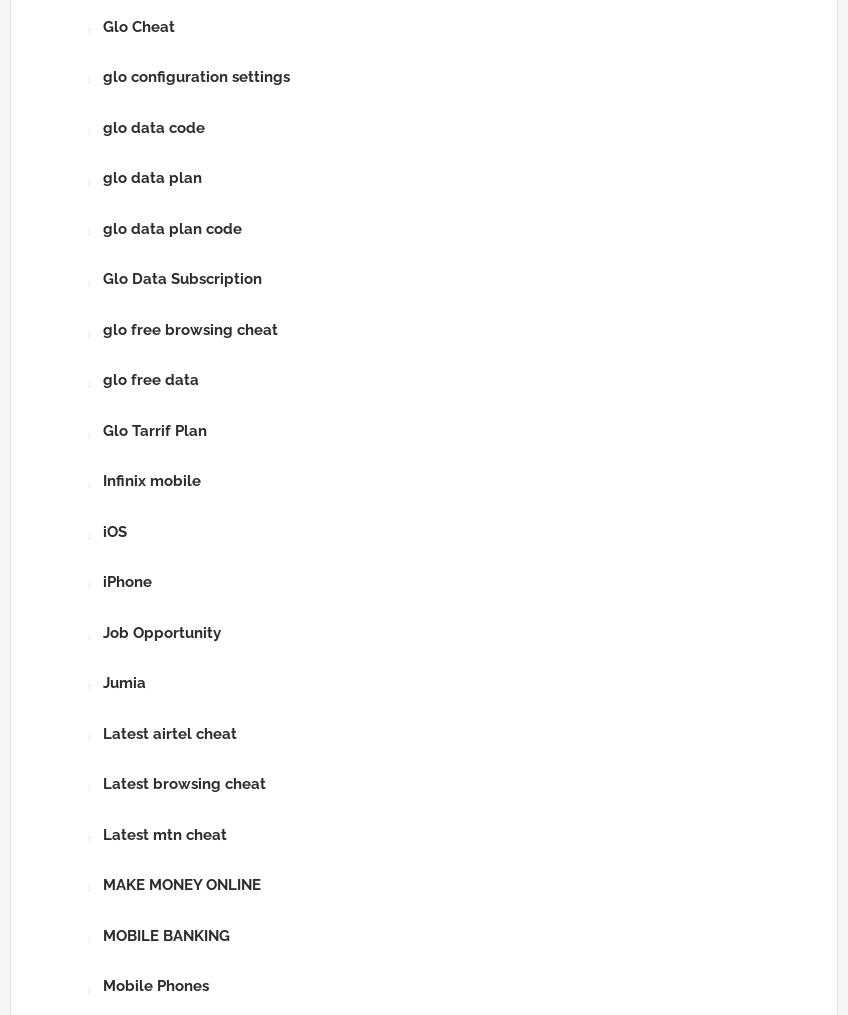 The height and width of the screenshot is (1015, 848). Describe the element at coordinates (126, 581) in the screenshot. I see `'iPhone'` at that location.